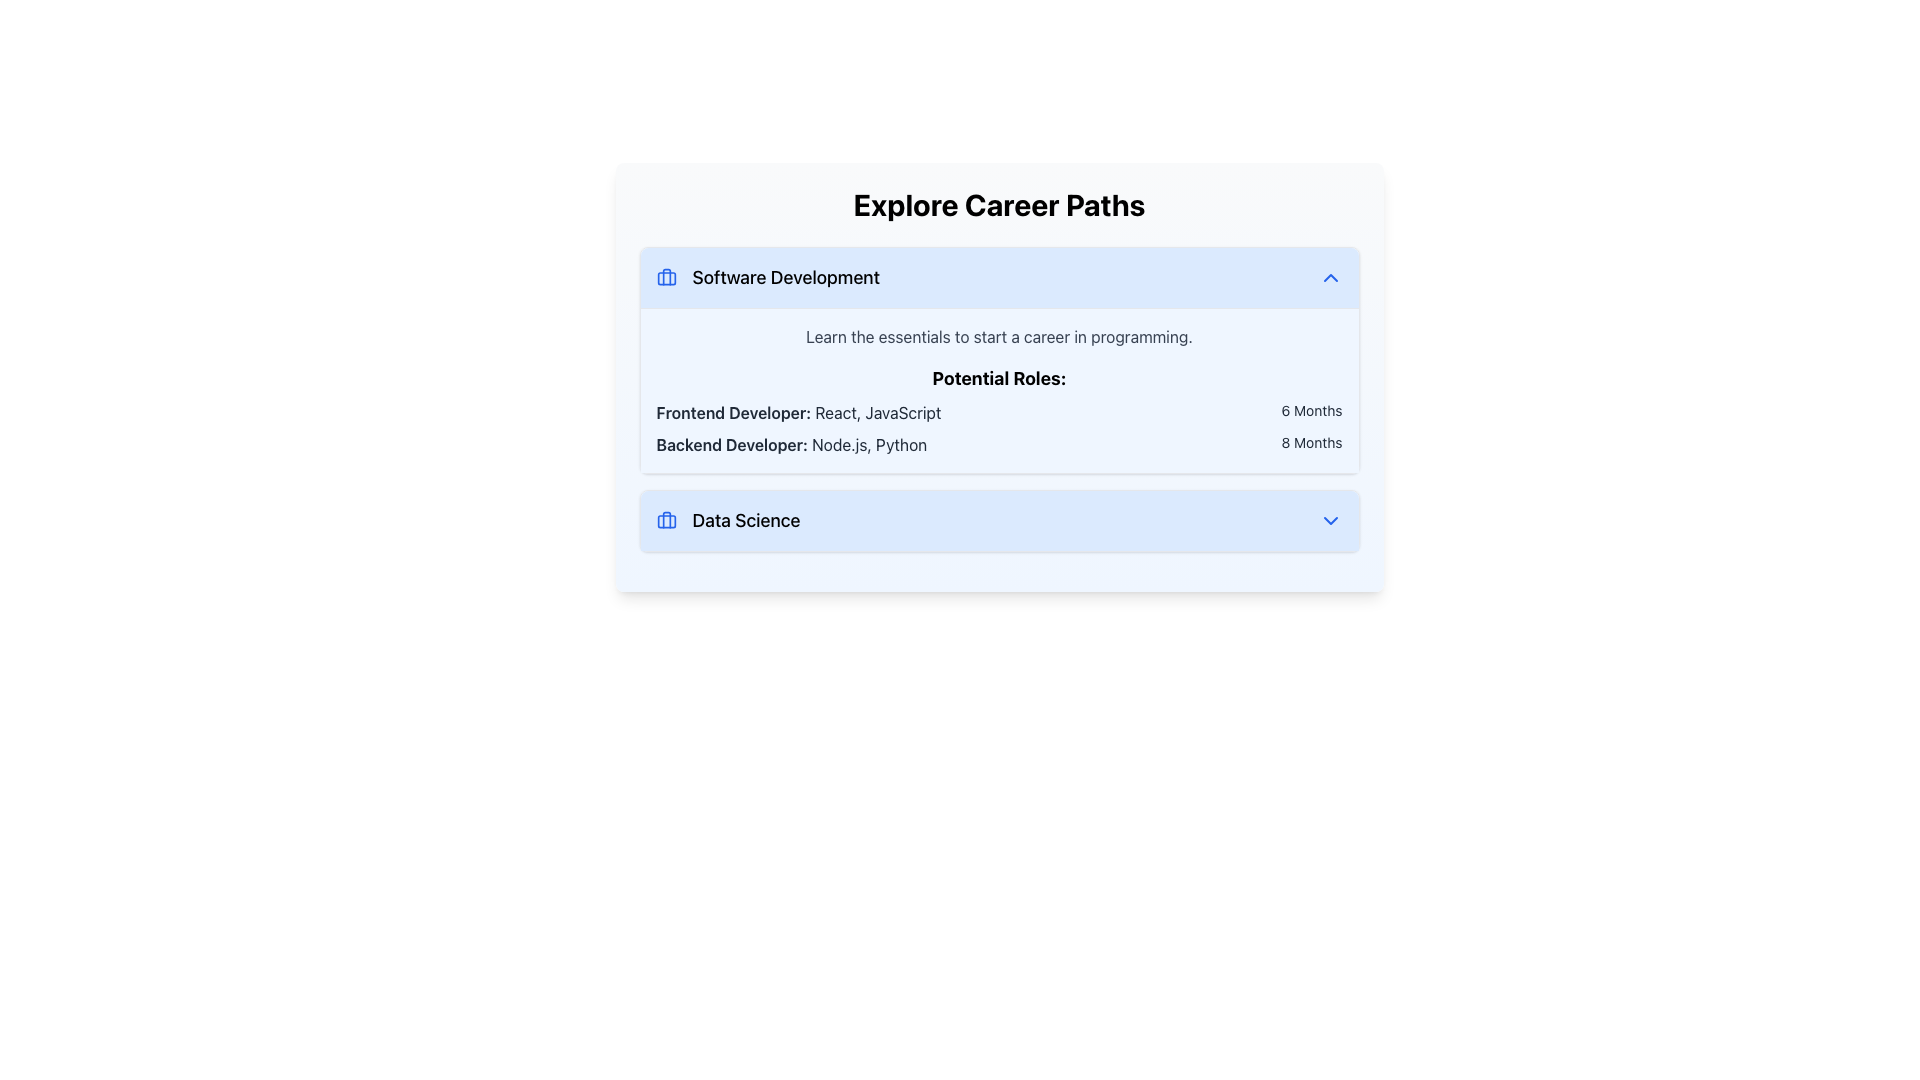 The image size is (1920, 1080). Describe the element at coordinates (731, 443) in the screenshot. I see `the text label that serves as a descriptor for the 'Backend Developer' role, located beneath the 'Frontend Developer' entry in the 'Potential Roles' section` at that location.